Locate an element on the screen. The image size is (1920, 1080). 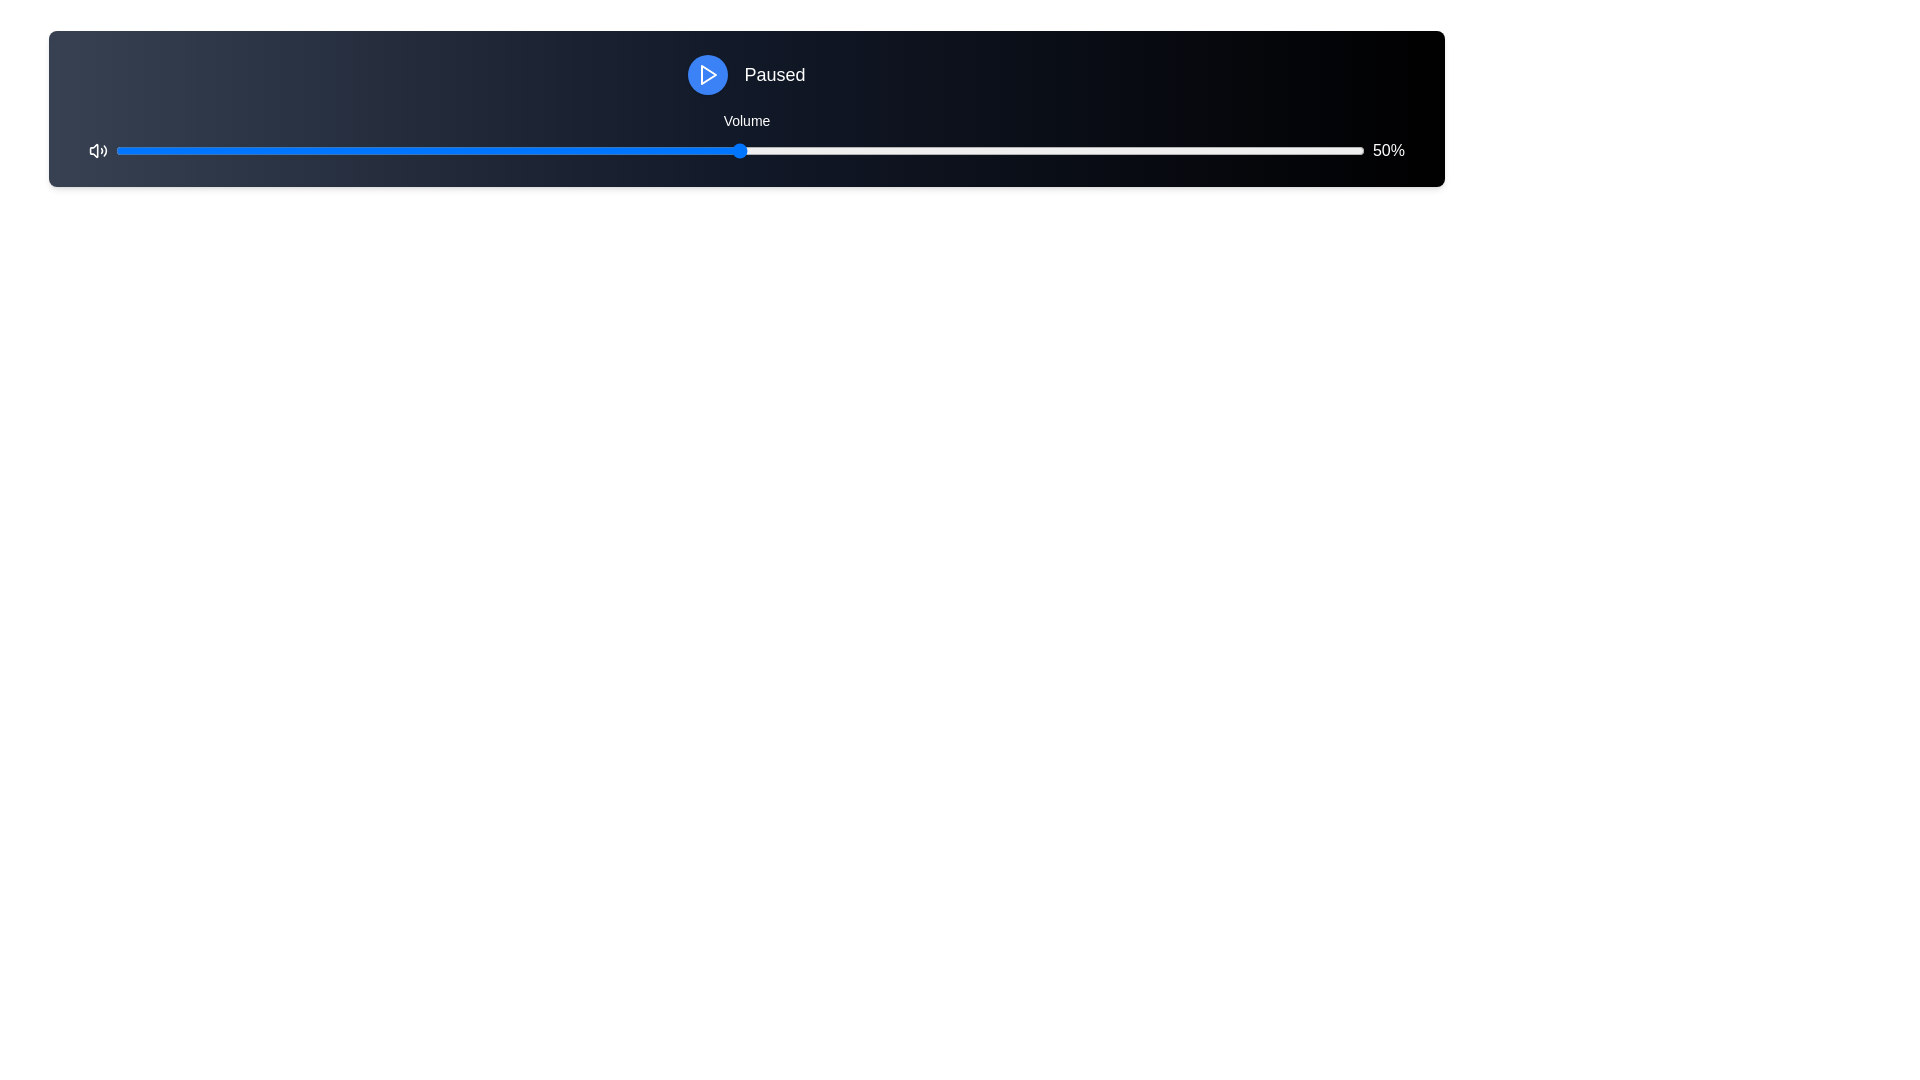
the volume level is located at coordinates (865, 149).